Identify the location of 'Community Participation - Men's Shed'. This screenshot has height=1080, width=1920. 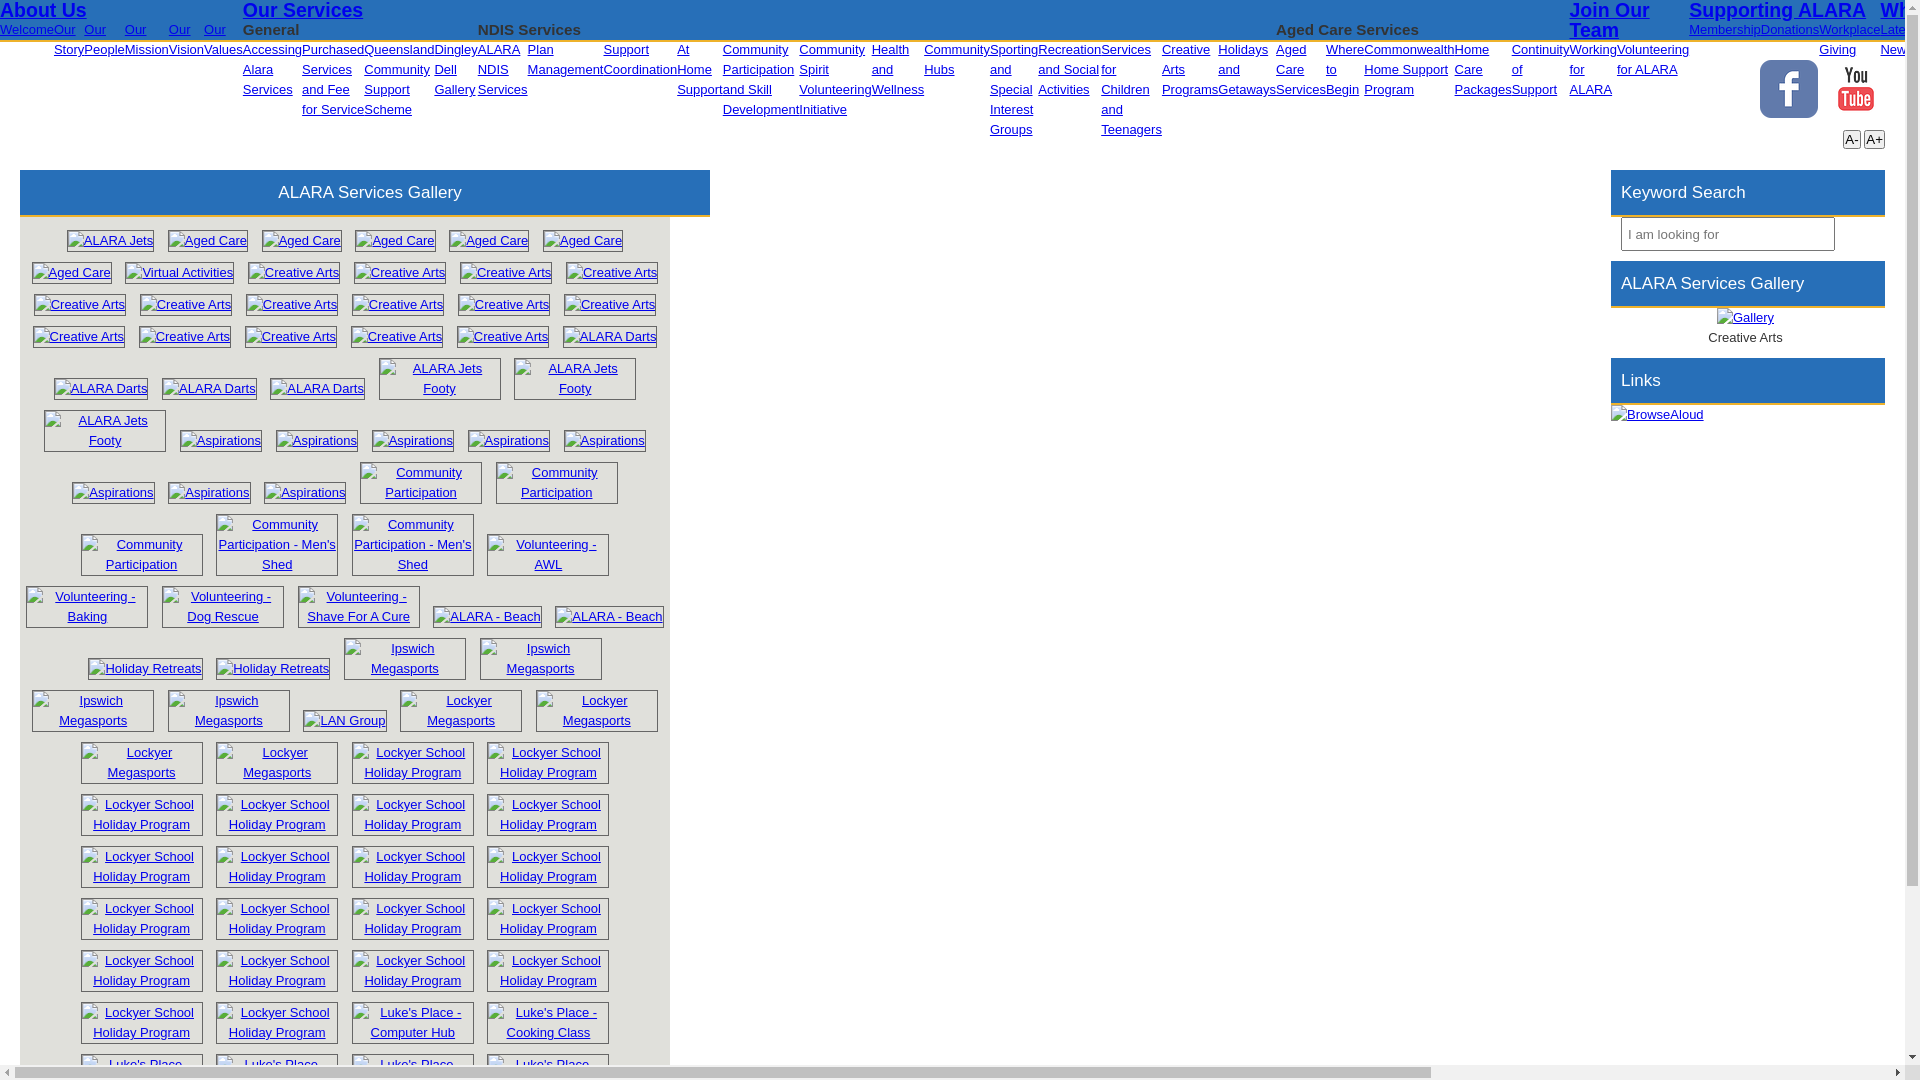
(276, 564).